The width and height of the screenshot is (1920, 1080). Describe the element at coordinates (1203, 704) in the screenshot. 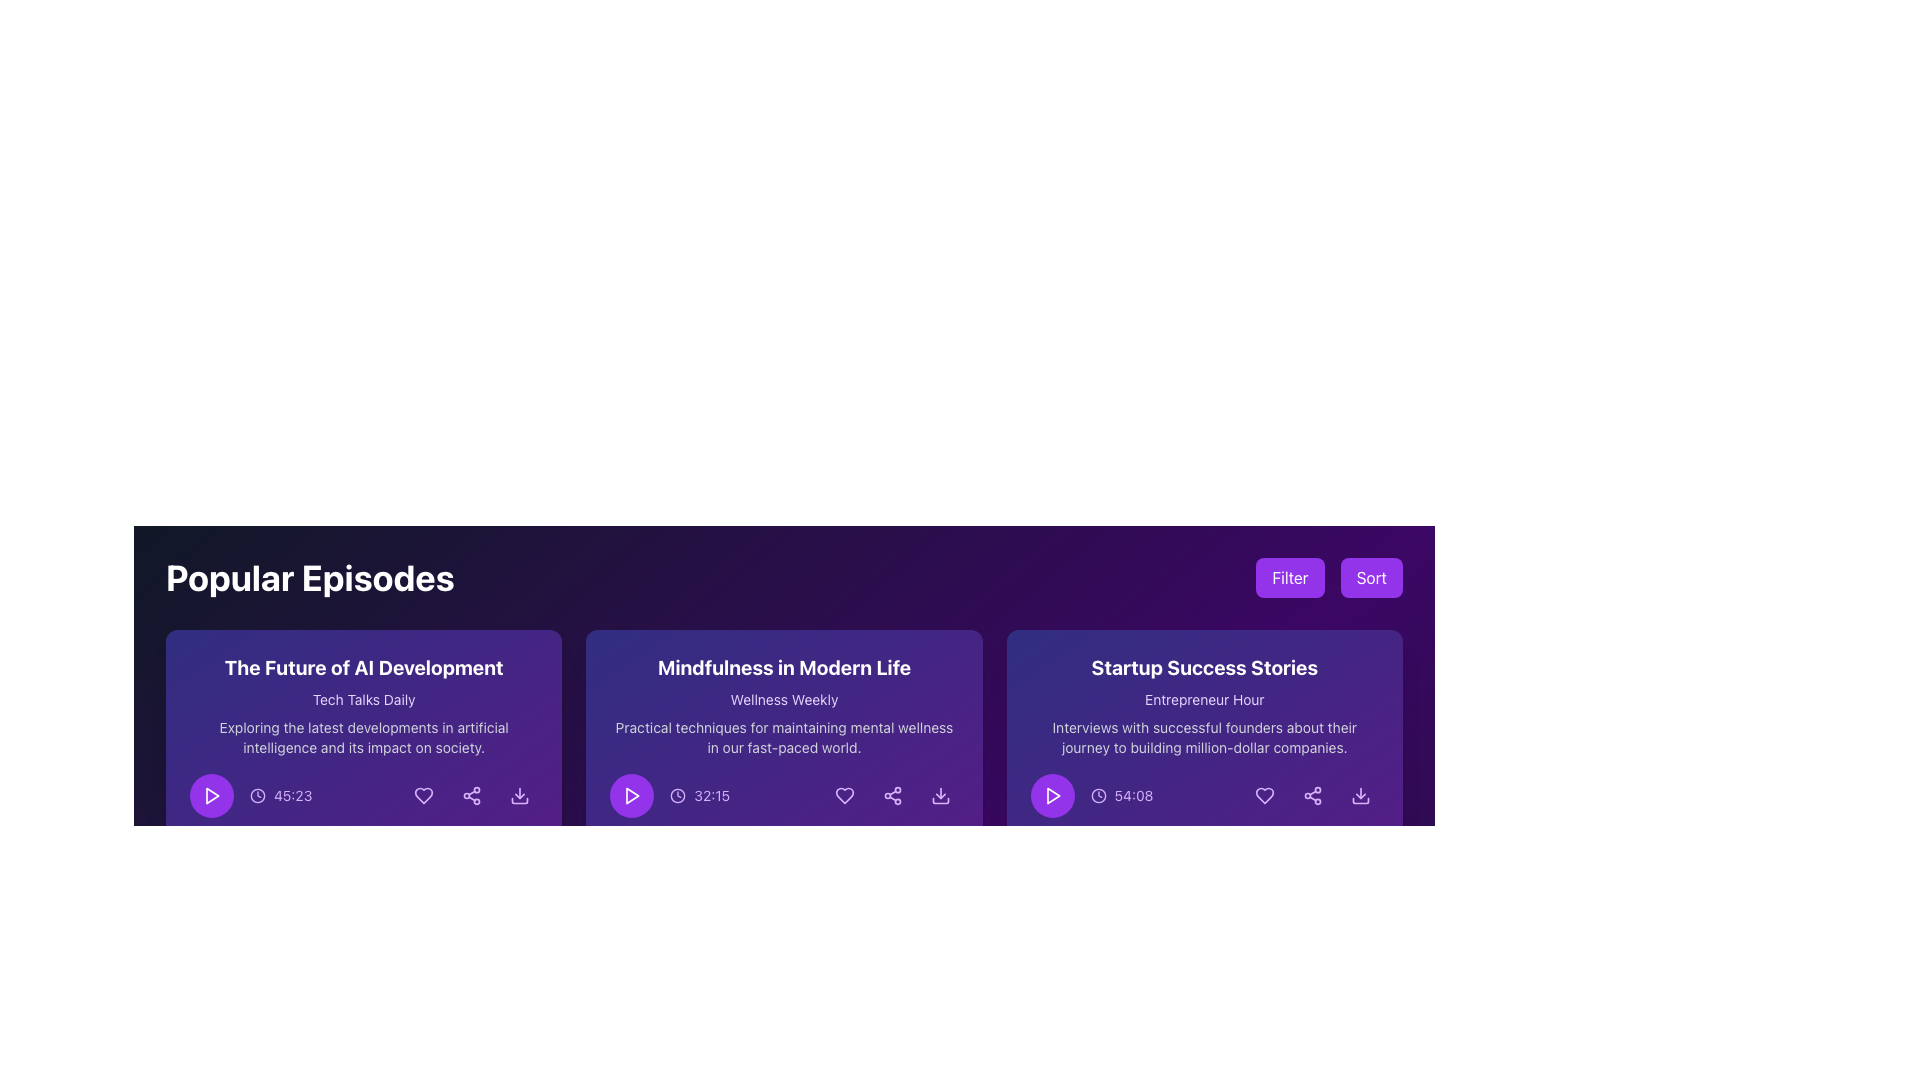

I see `the central text block on the third card from the left in the 'Popular Episodes' section, which provides the title, subtitle, and description of the podcast or episode` at that location.